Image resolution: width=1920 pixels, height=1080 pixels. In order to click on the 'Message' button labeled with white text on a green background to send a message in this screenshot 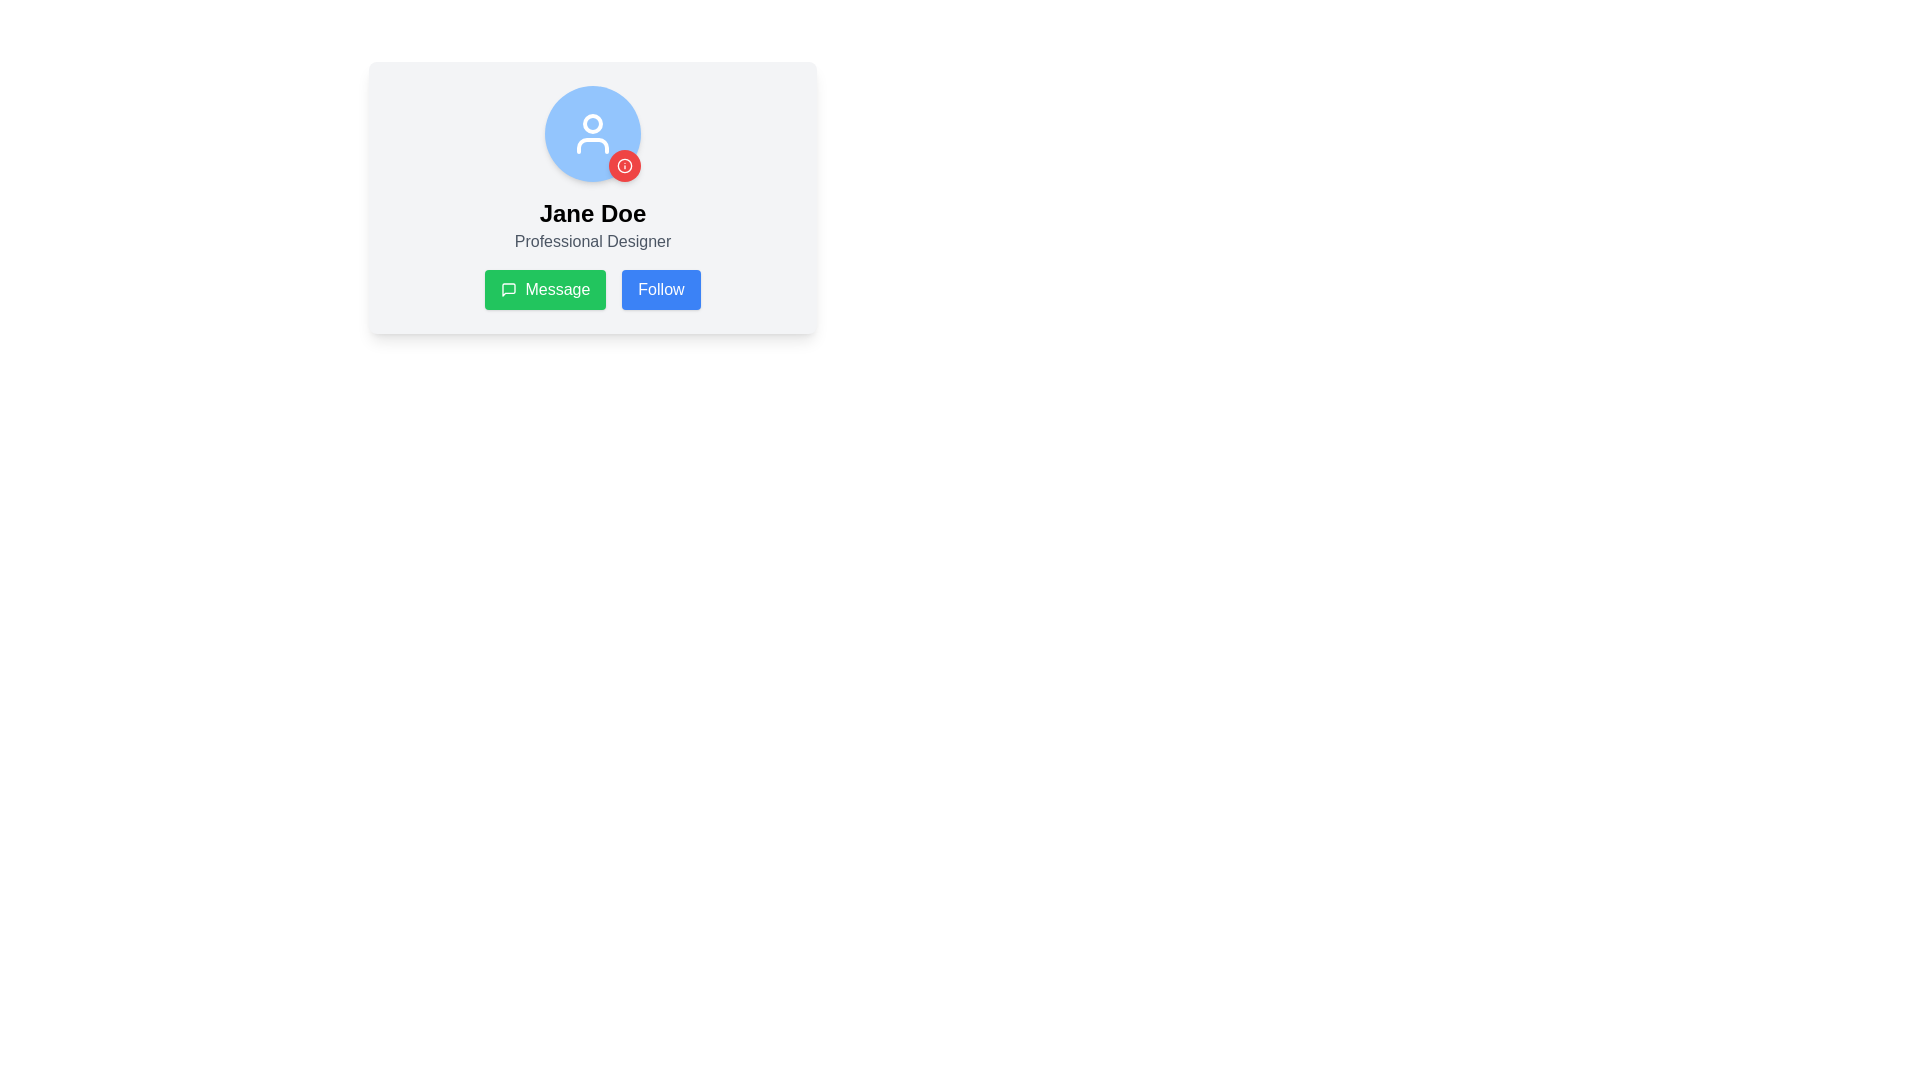, I will do `click(557, 289)`.